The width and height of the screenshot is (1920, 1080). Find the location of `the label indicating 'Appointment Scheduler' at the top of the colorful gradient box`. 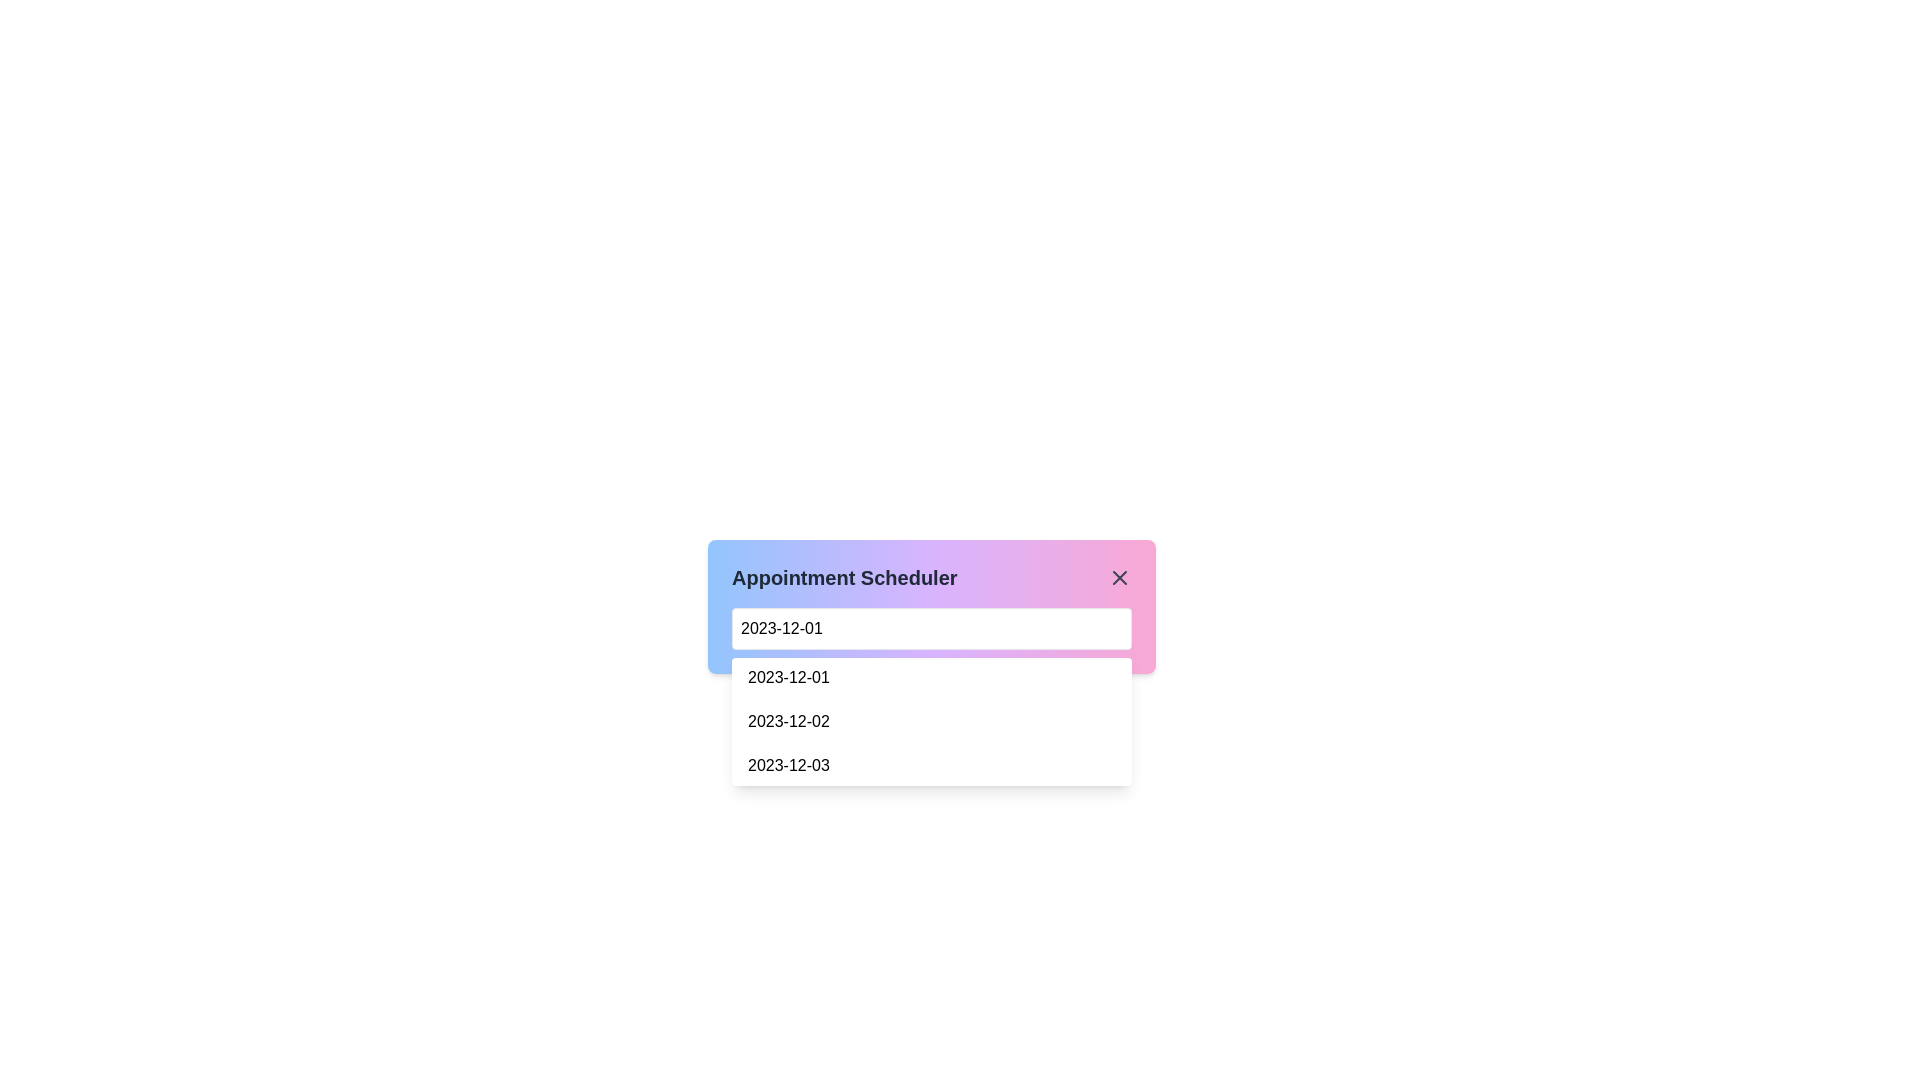

the label indicating 'Appointment Scheduler' at the top of the colorful gradient box is located at coordinates (930, 578).